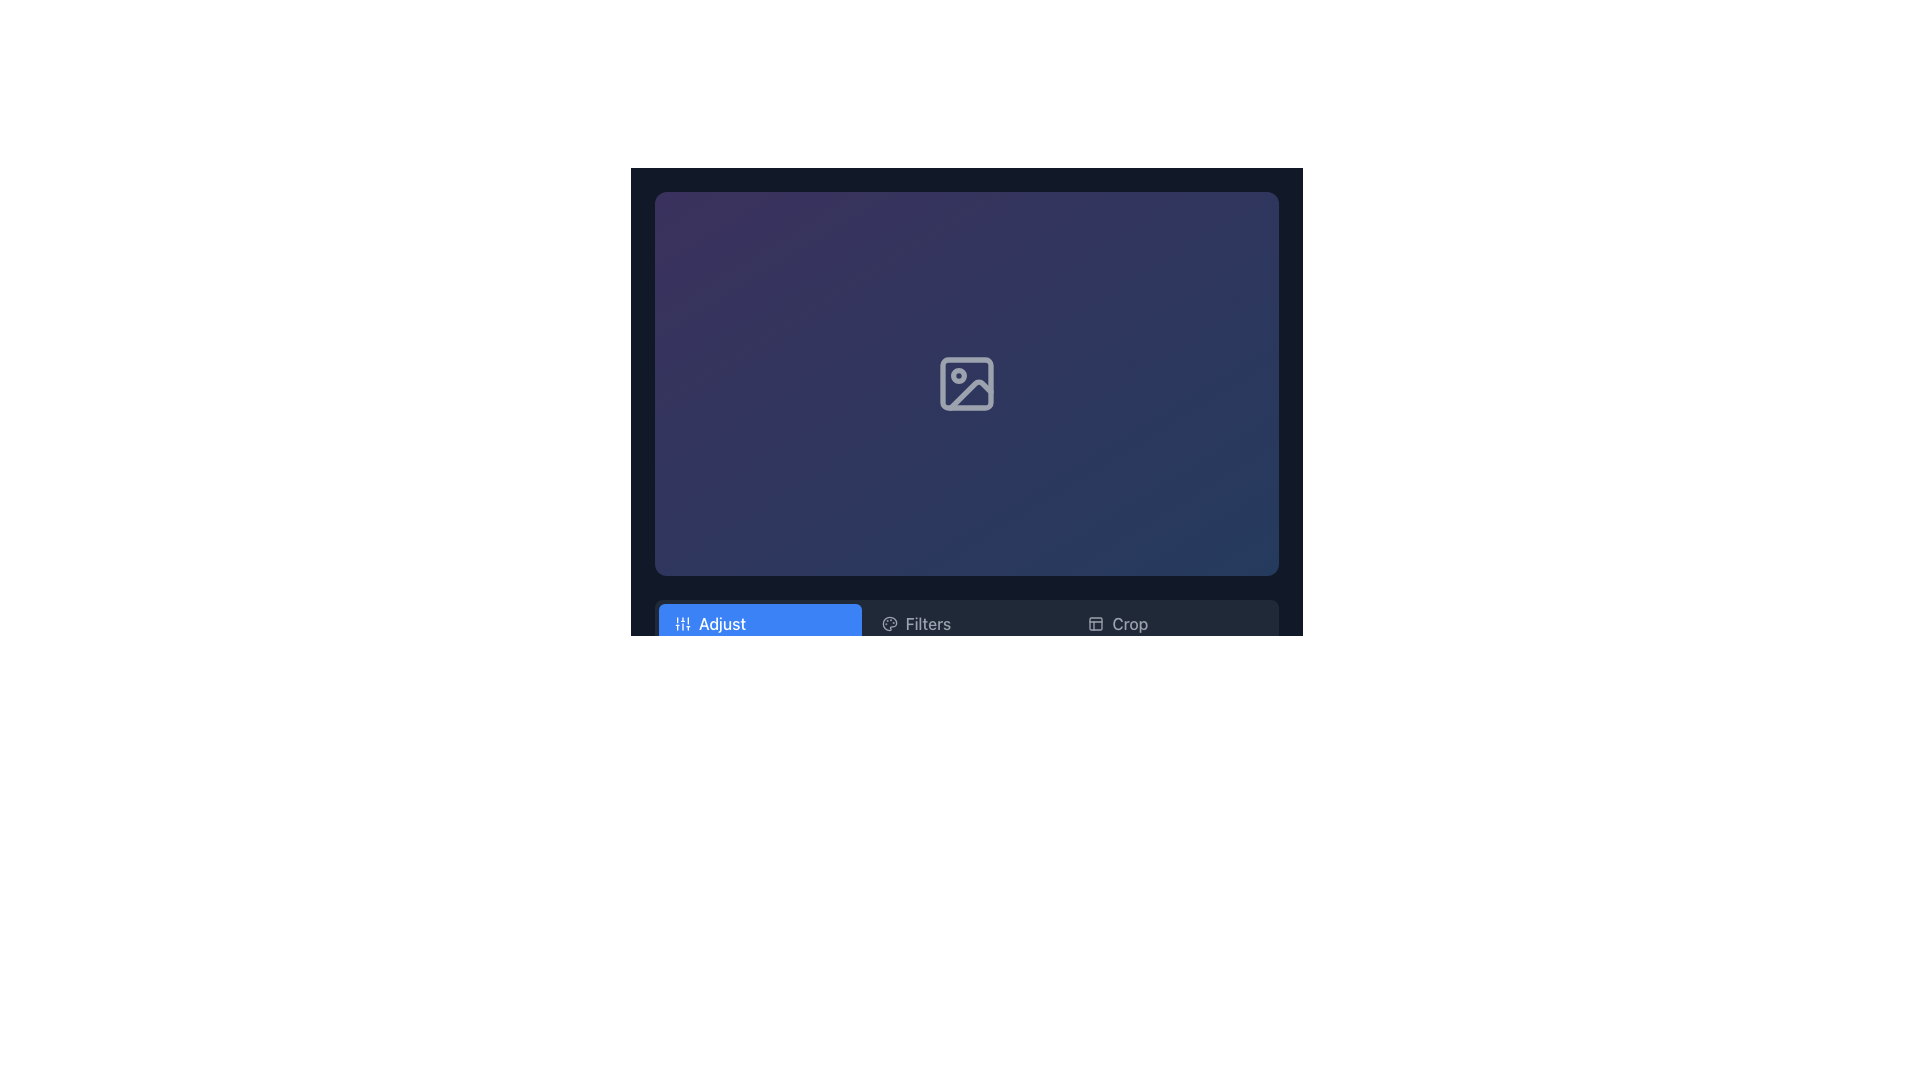 This screenshot has height=1080, width=1920. What do you see at coordinates (967, 623) in the screenshot?
I see `the filter button located between the 'Adjust' button on the left and the 'Crop' button on the right, allowing for keyboard navigation to access filter functionalities` at bounding box center [967, 623].